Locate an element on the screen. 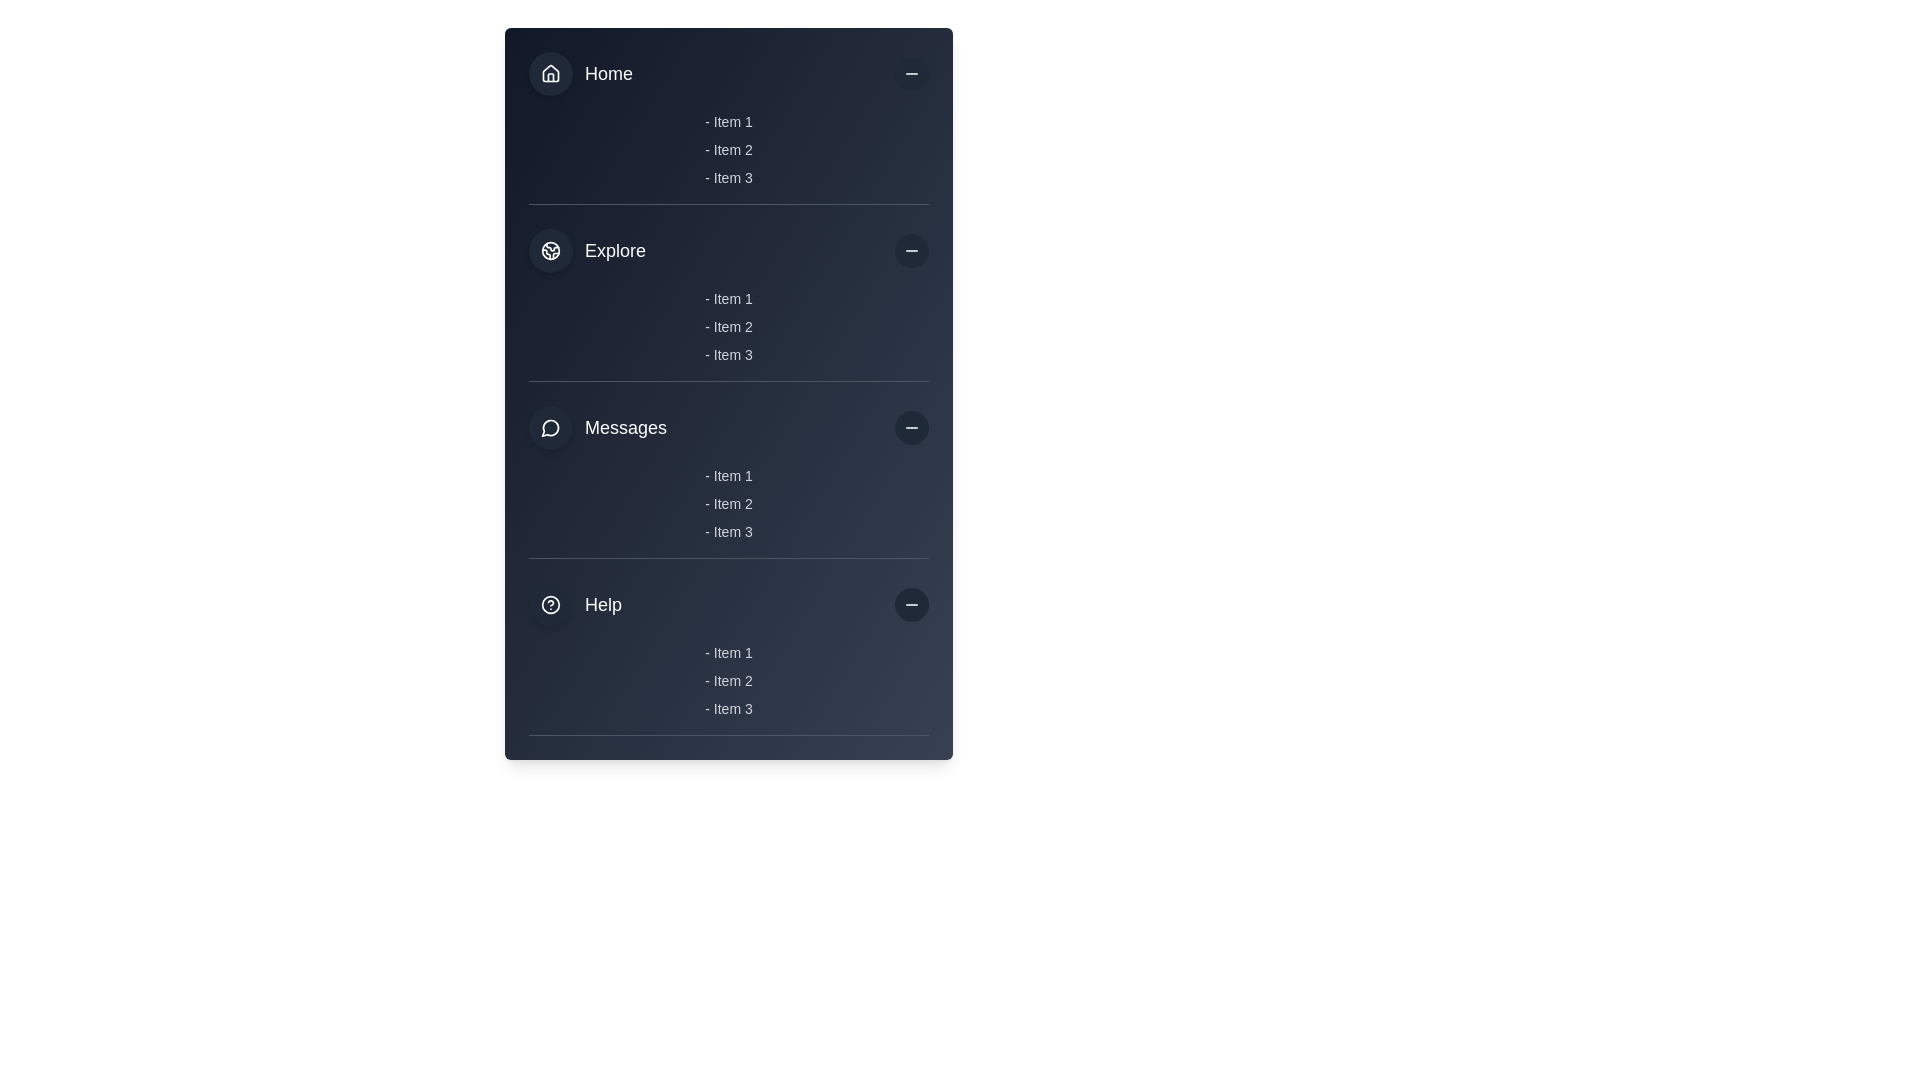 The image size is (1920, 1080). the Decorative vector graphic component of the 'Messages' section icon in the navigation menu, which is the third icon in the sequence of icons is located at coordinates (550, 427).